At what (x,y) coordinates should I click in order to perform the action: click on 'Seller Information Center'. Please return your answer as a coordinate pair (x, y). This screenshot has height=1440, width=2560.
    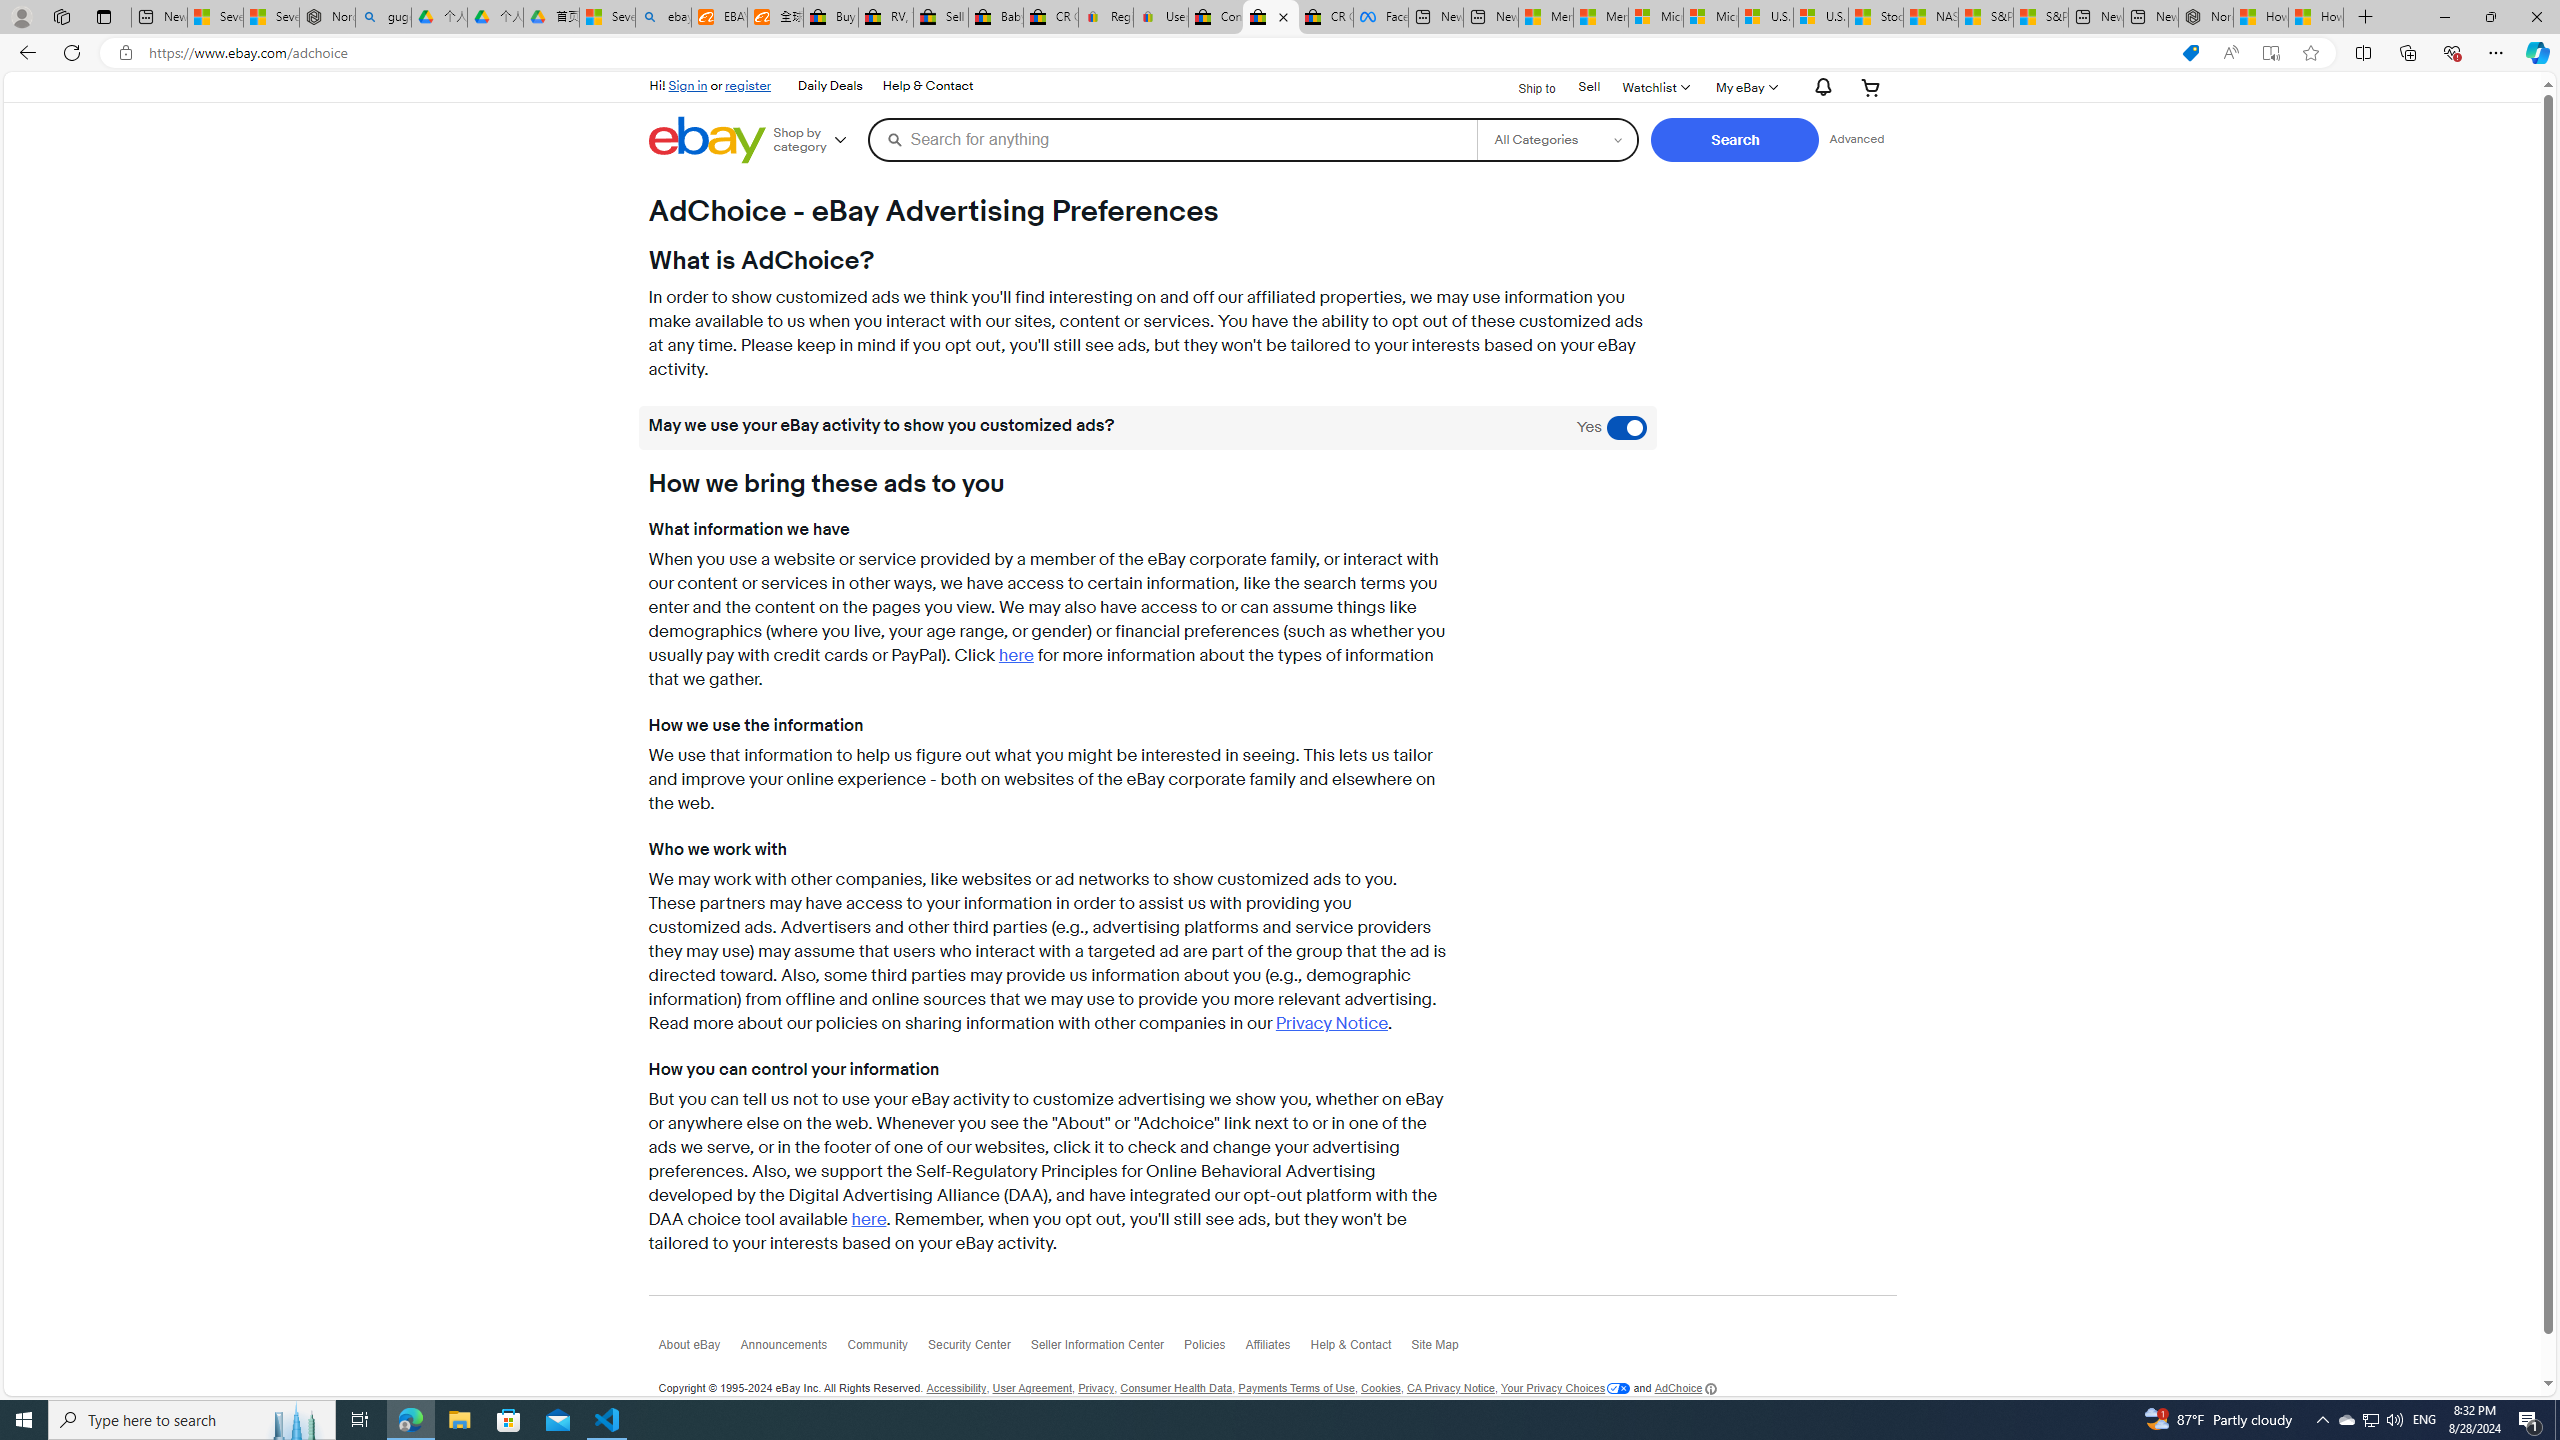
    Looking at the image, I should click on (1106, 1349).